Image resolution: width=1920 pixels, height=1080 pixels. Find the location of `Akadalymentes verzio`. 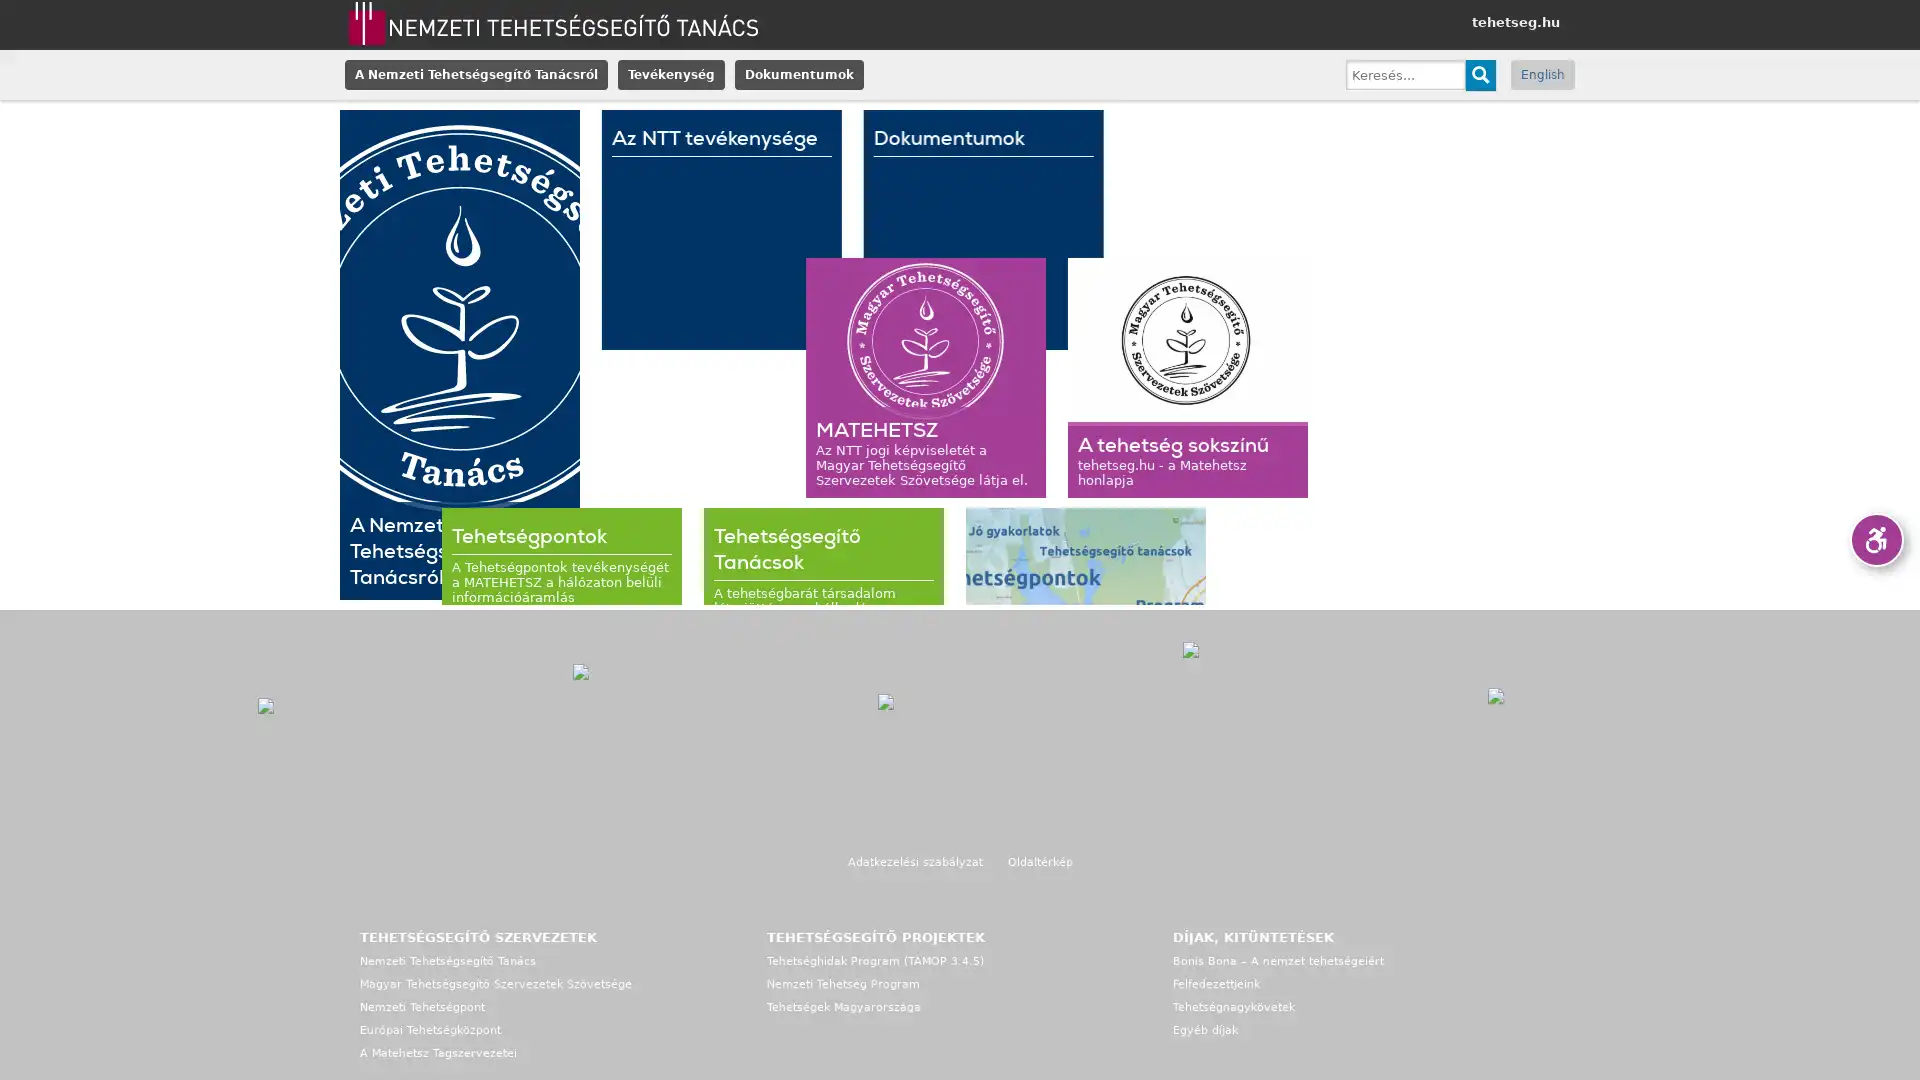

Akadalymentes verzio is located at coordinates (1875, 540).